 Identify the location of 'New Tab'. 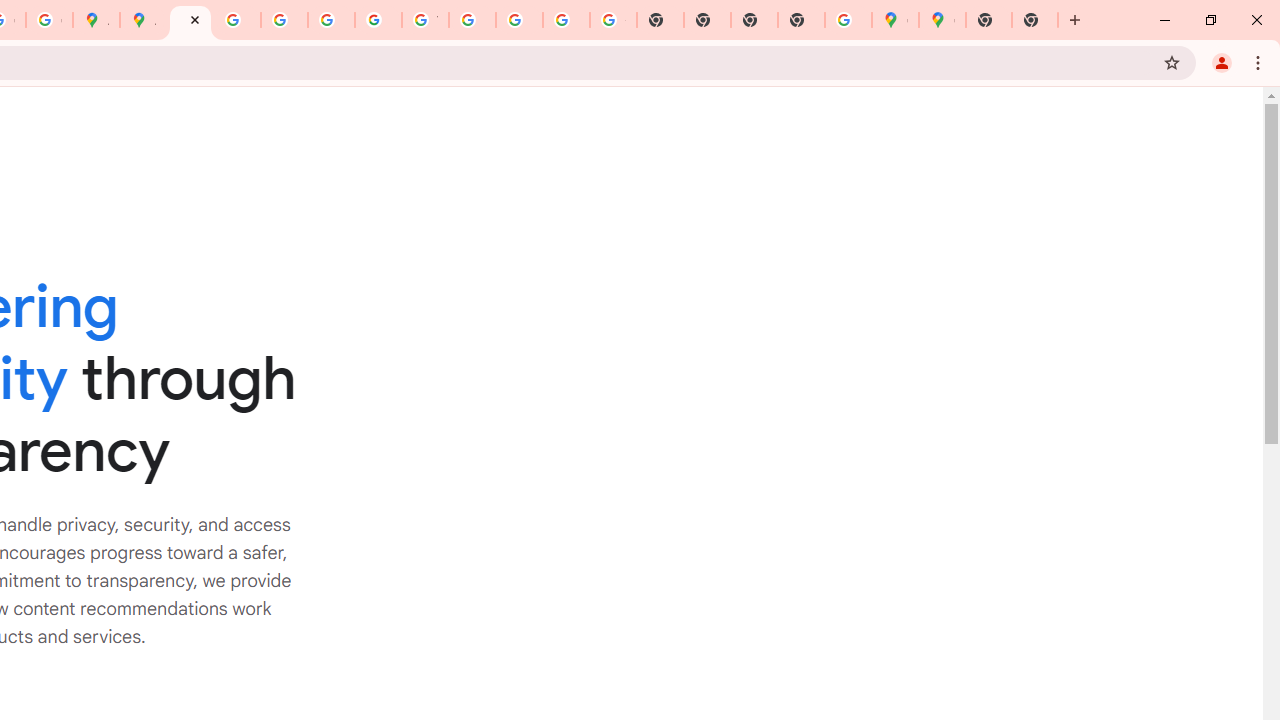
(1035, 20).